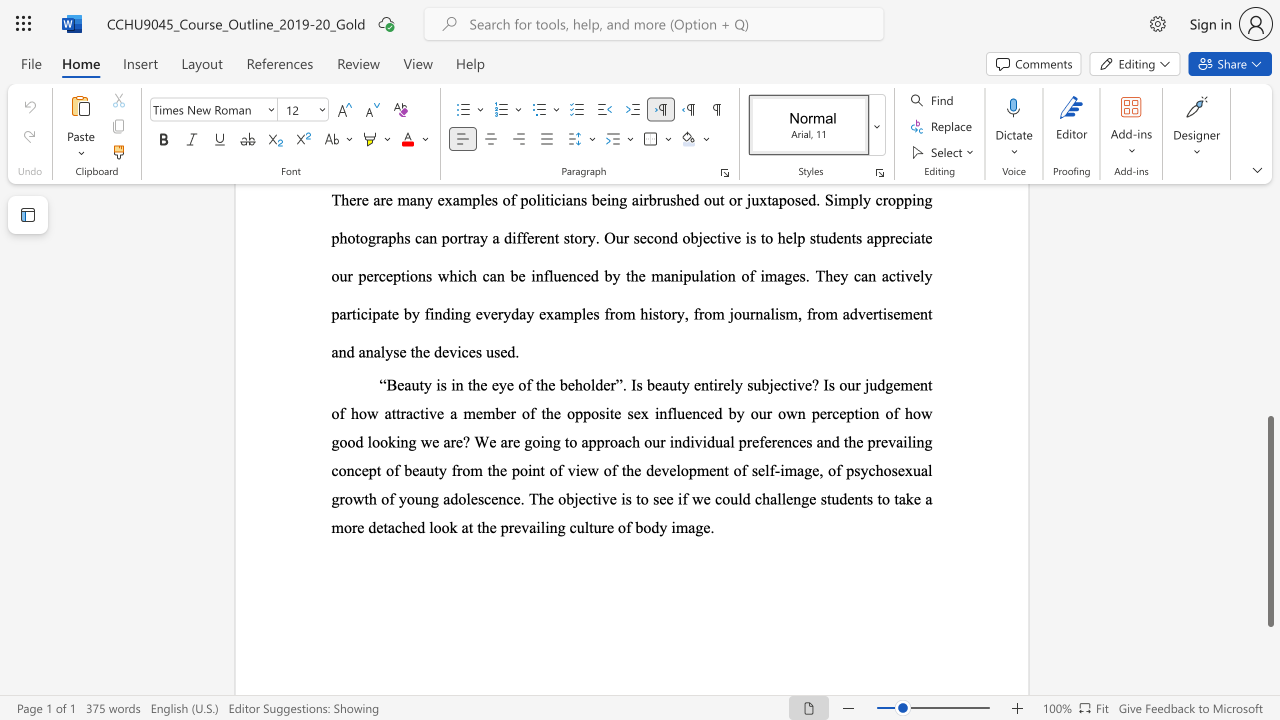  Describe the element at coordinates (1269, 520) in the screenshot. I see `the scrollbar and move up 510 pixels` at that location.